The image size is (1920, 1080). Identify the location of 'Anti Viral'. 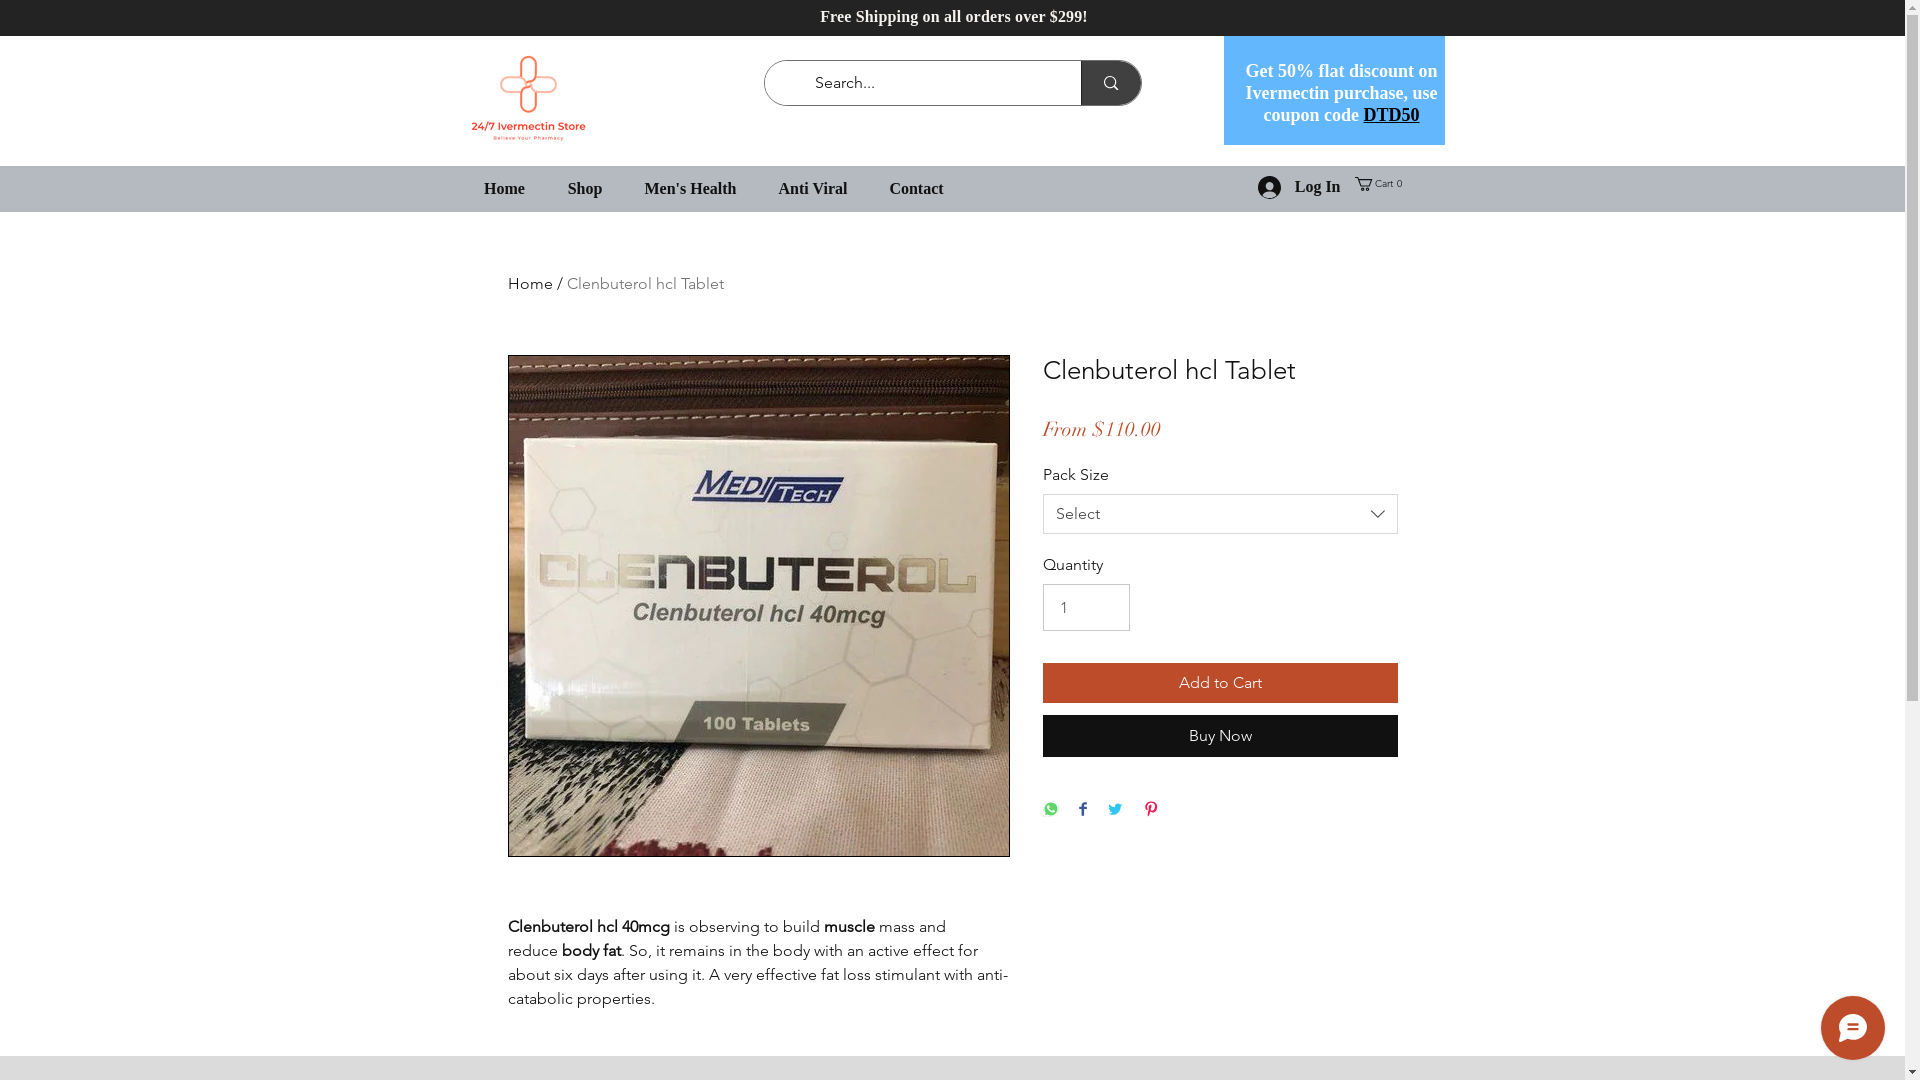
(813, 188).